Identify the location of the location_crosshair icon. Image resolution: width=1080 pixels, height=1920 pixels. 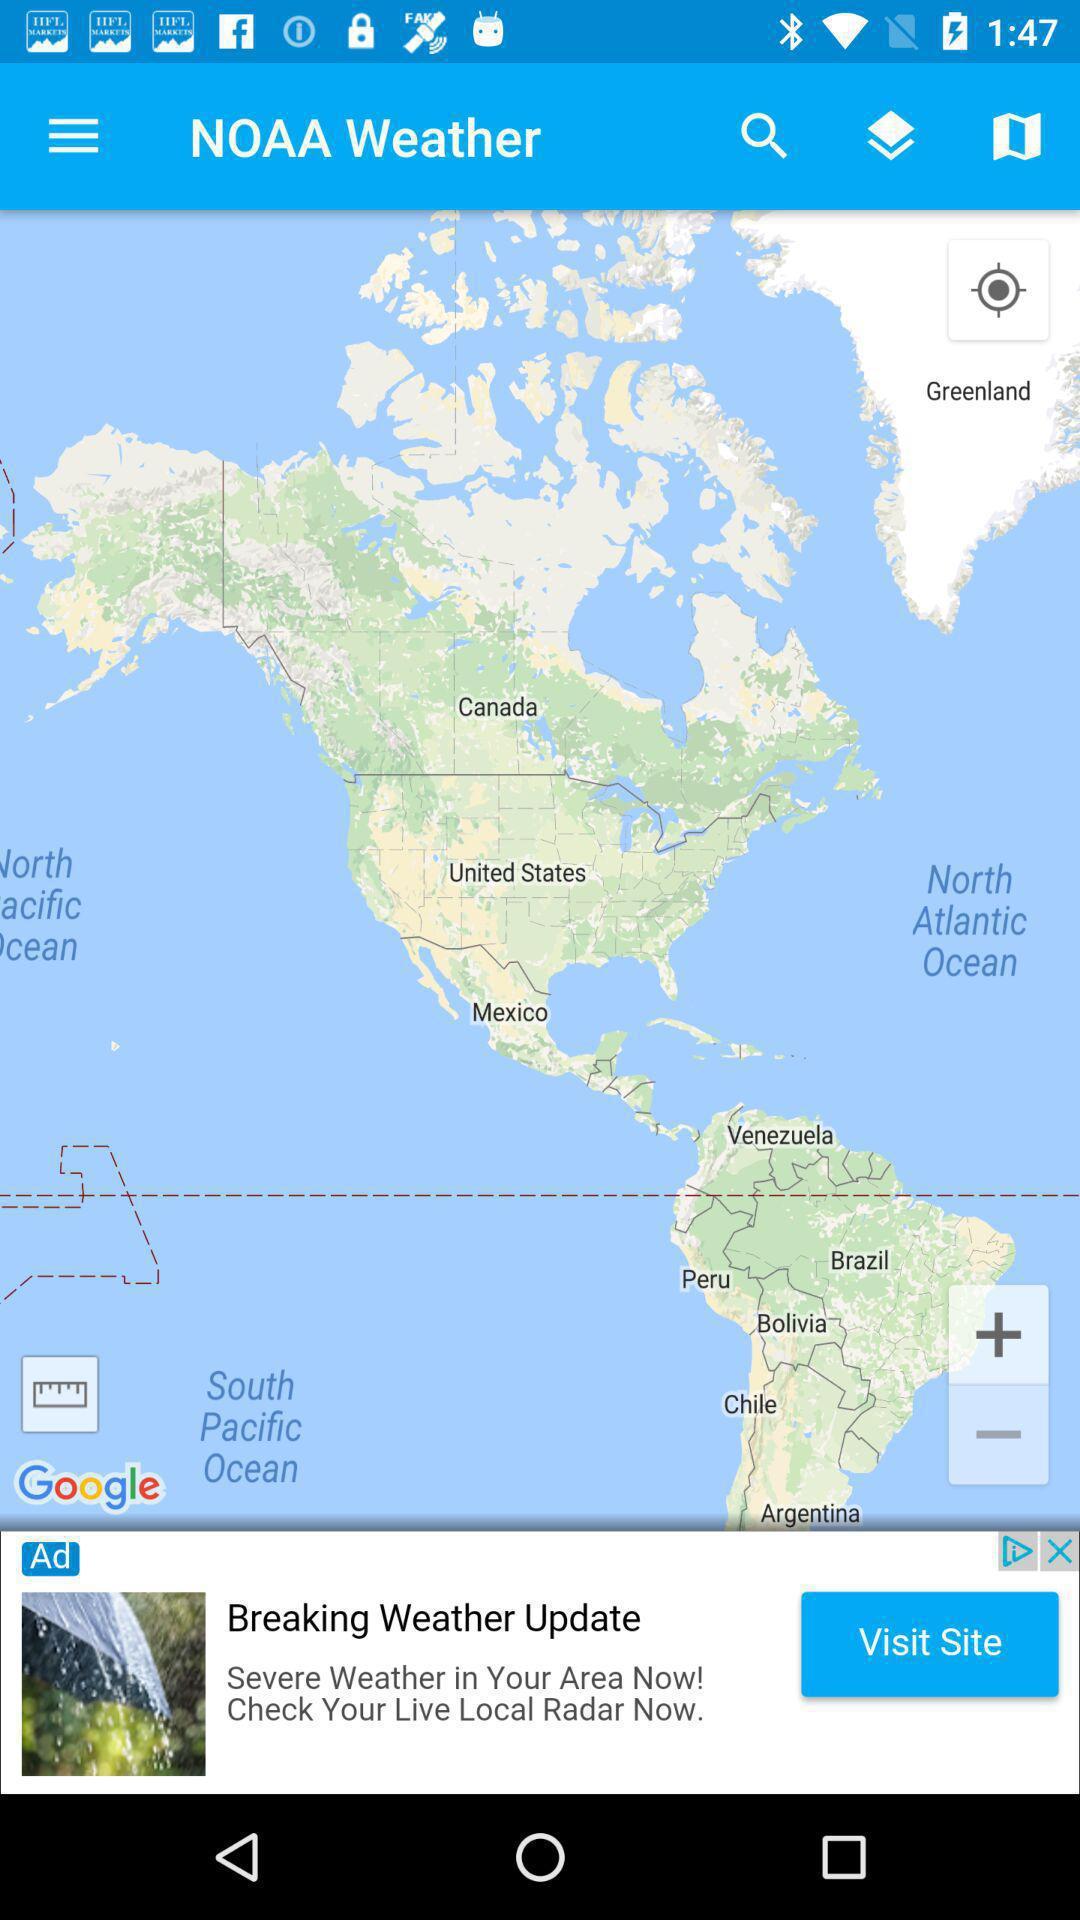
(998, 290).